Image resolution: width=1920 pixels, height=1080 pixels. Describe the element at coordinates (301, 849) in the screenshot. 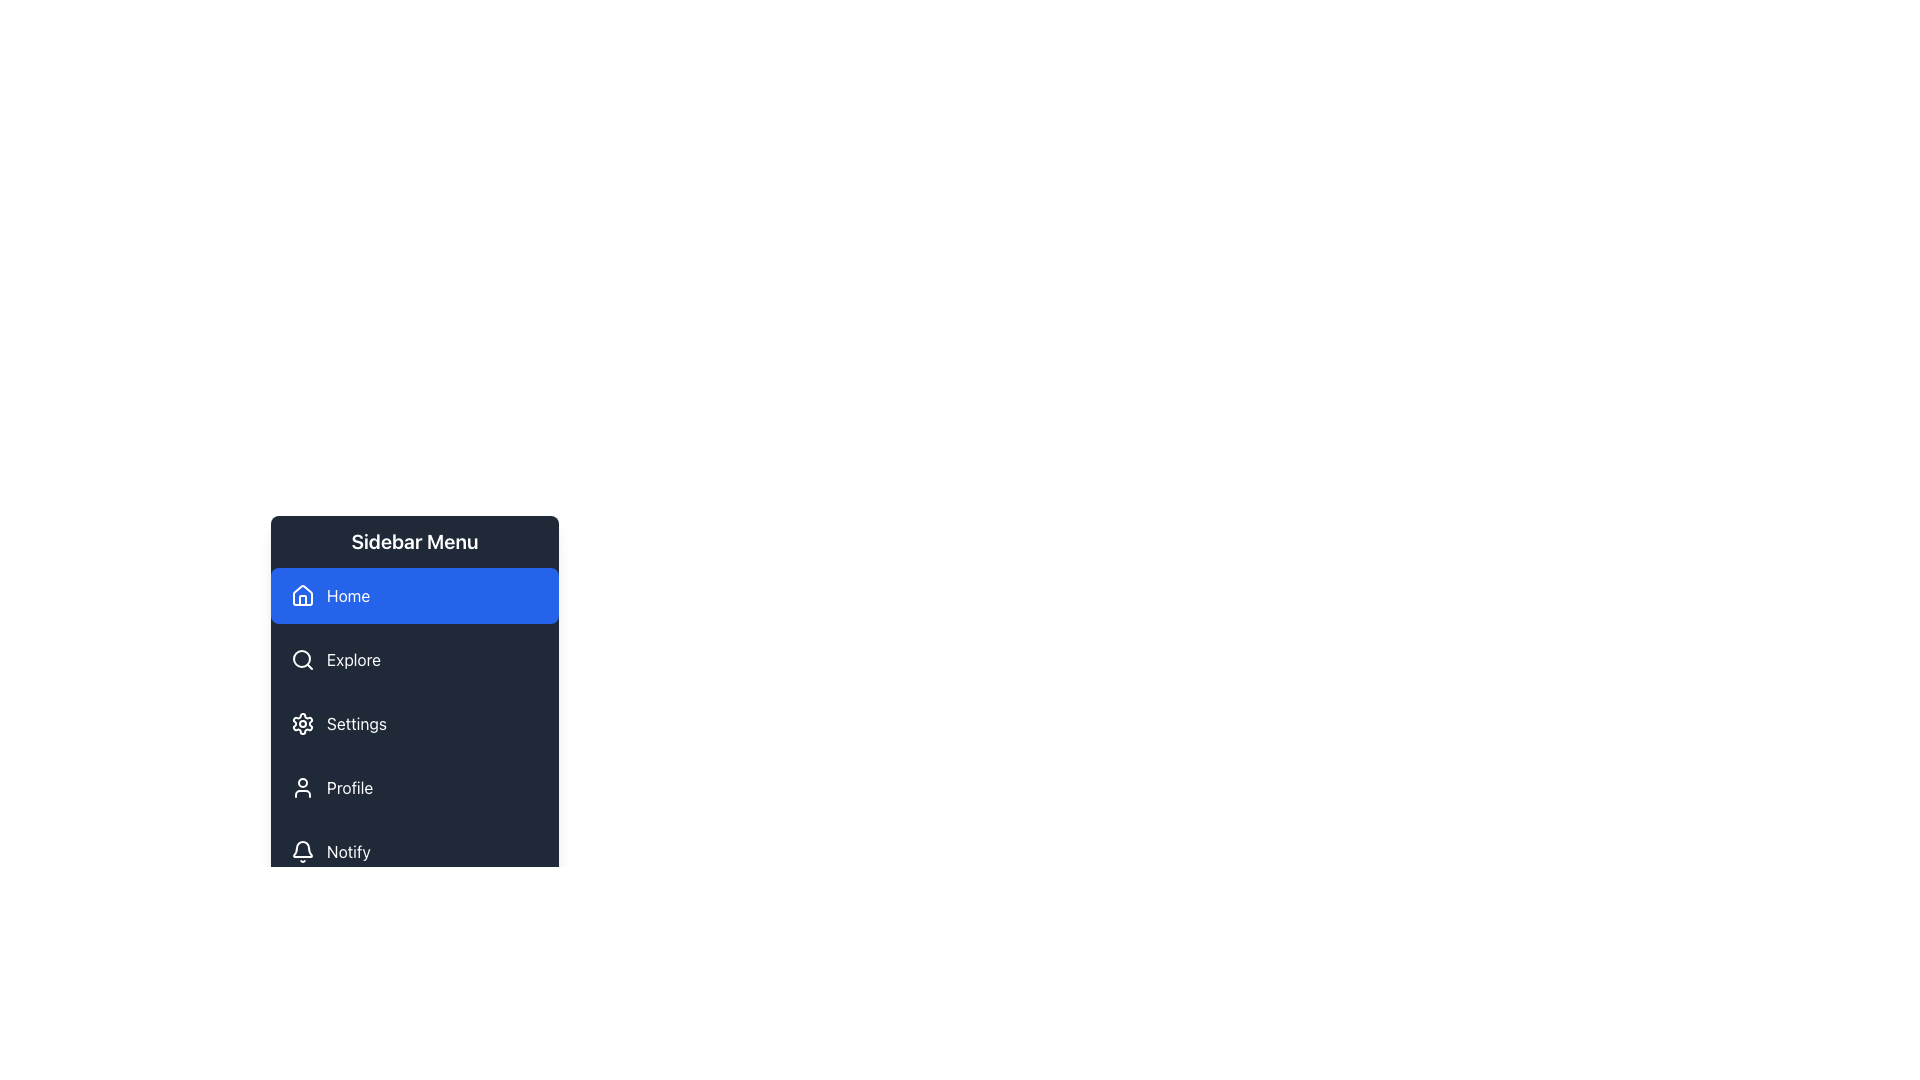

I see `the bell icon component located at the bottom of the vertical navigation sidebar, just below the 'Profile' option in the notification menu identified by the 'Notify' label` at that location.